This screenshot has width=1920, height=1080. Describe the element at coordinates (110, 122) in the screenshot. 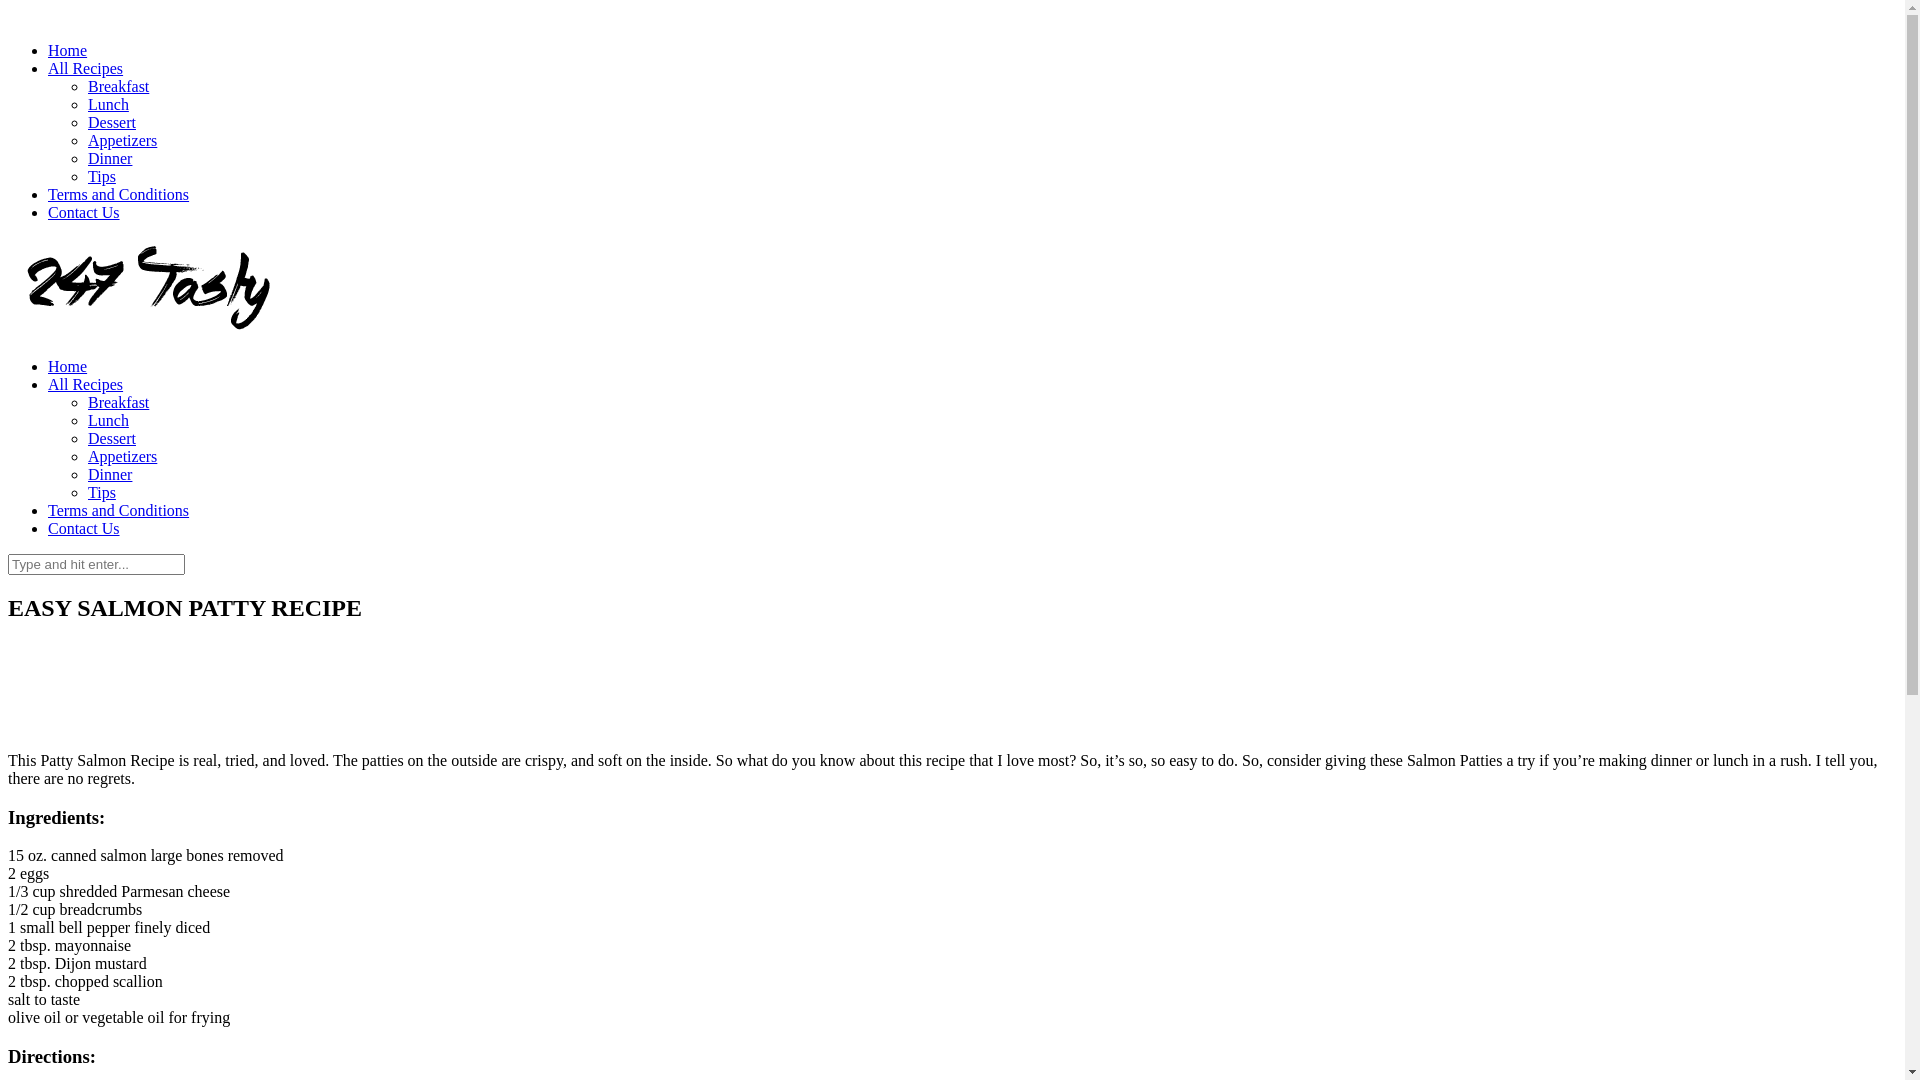

I see `'Dessert'` at that location.